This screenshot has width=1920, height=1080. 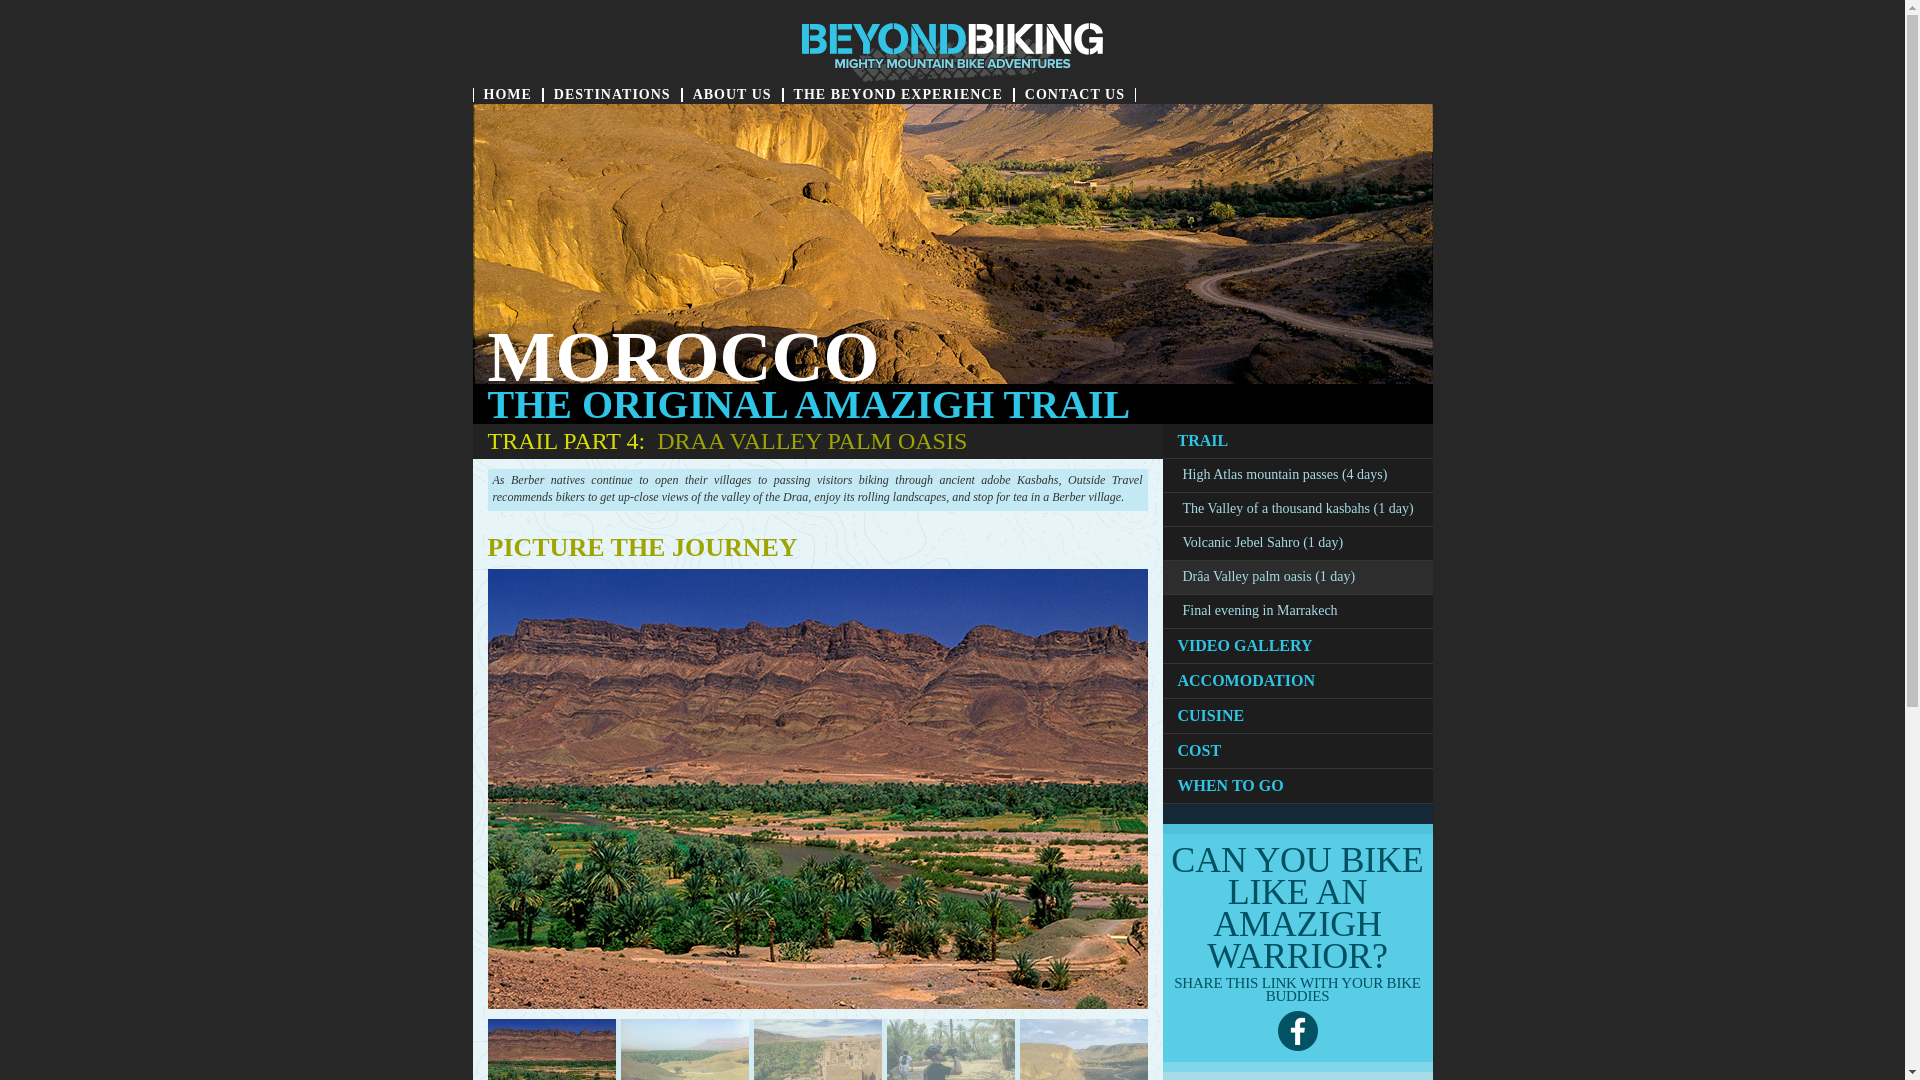 I want to click on 'Volcanic Jebel Sahro (1 day)', so click(x=1296, y=543).